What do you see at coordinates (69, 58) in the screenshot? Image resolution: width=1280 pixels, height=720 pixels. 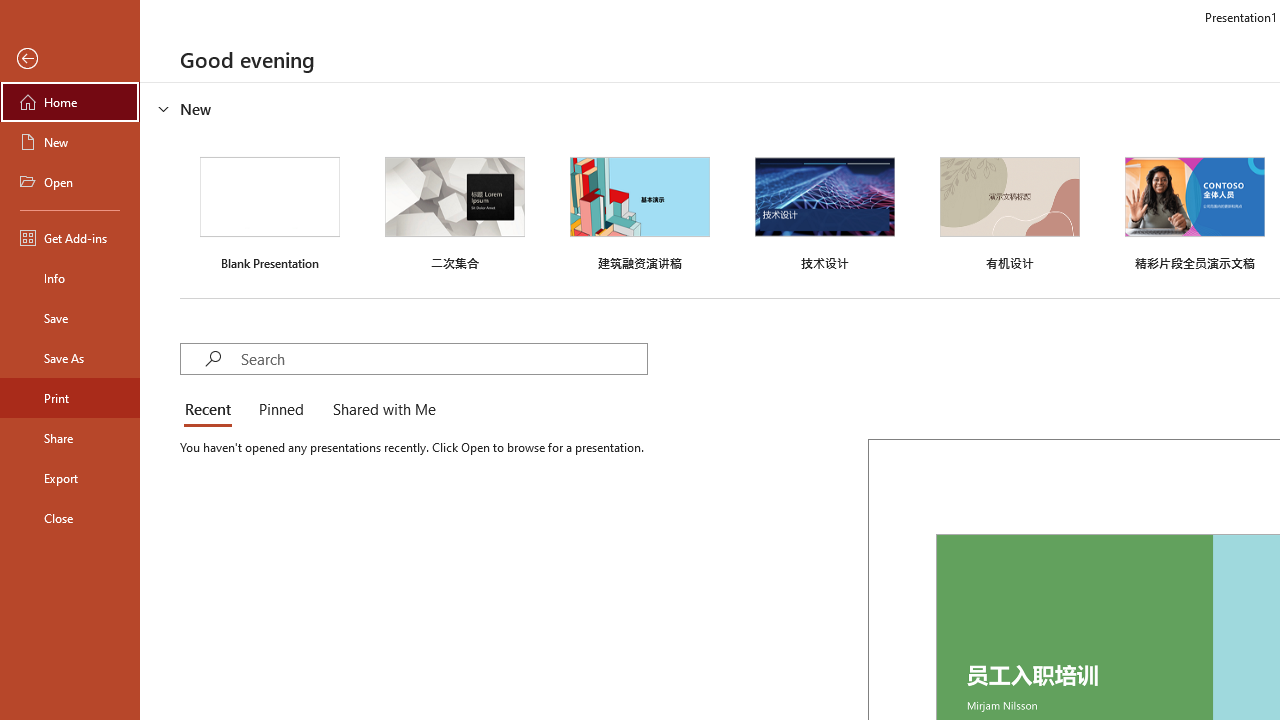 I see `'Back'` at bounding box center [69, 58].